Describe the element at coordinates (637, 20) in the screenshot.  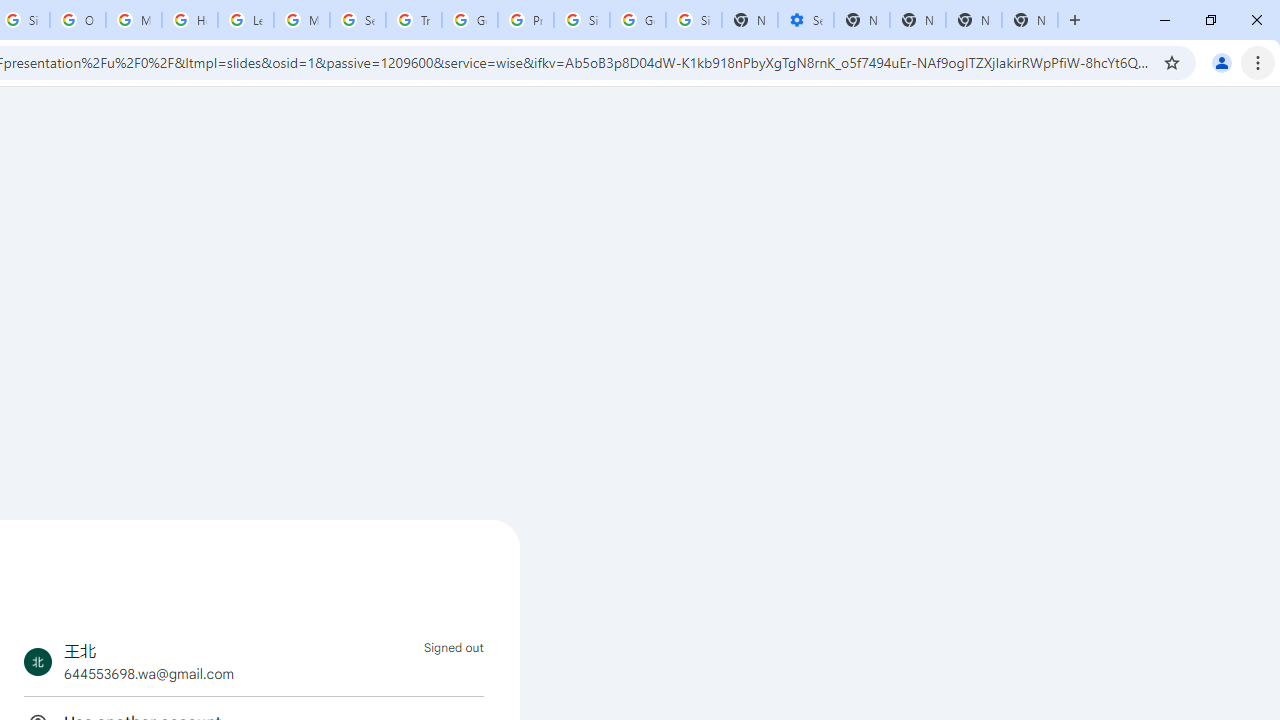
I see `'Google Cybersecurity Innovations - Google Safety Center'` at that location.